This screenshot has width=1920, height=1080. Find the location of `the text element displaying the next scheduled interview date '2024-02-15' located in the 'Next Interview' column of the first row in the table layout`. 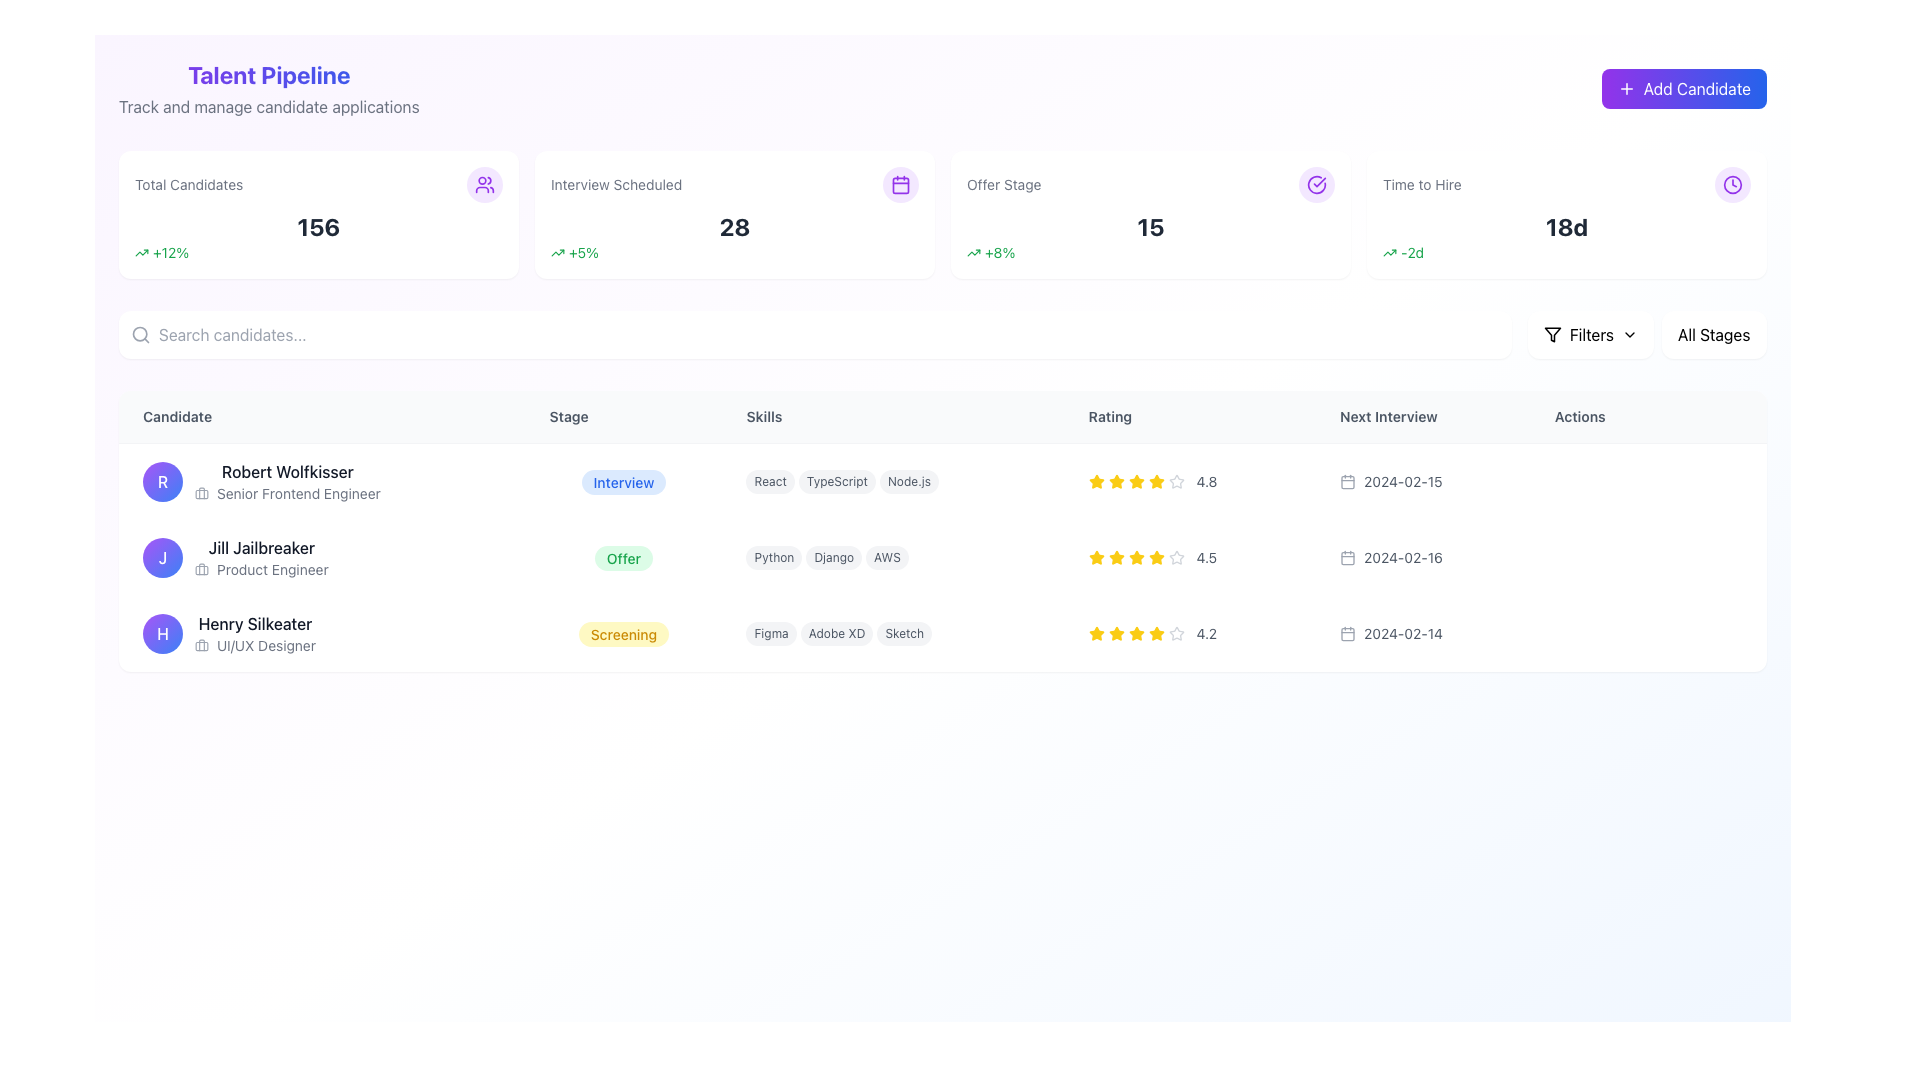

the text element displaying the next scheduled interview date '2024-02-15' located in the 'Next Interview' column of the first row in the table layout is located at coordinates (1402, 482).